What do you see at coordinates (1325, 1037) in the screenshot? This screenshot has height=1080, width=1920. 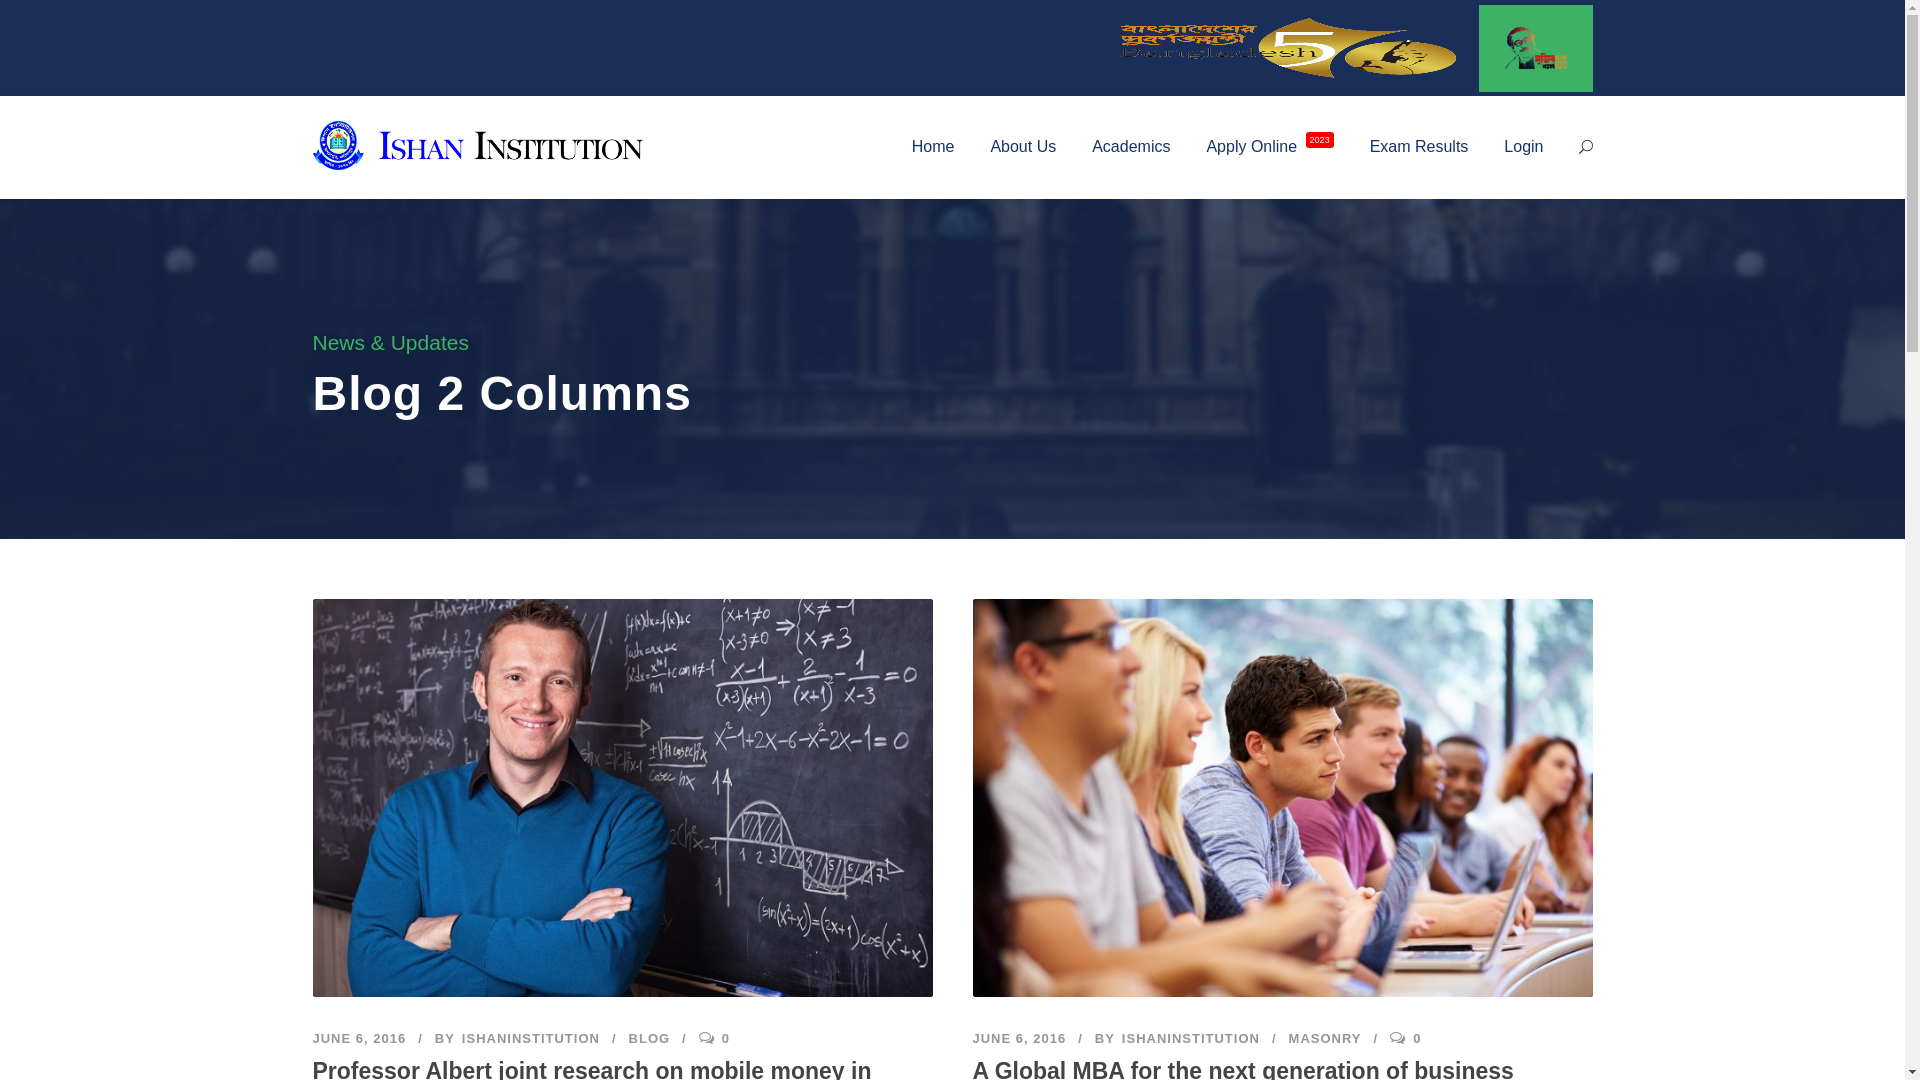 I see `'MASONRY'` at bounding box center [1325, 1037].